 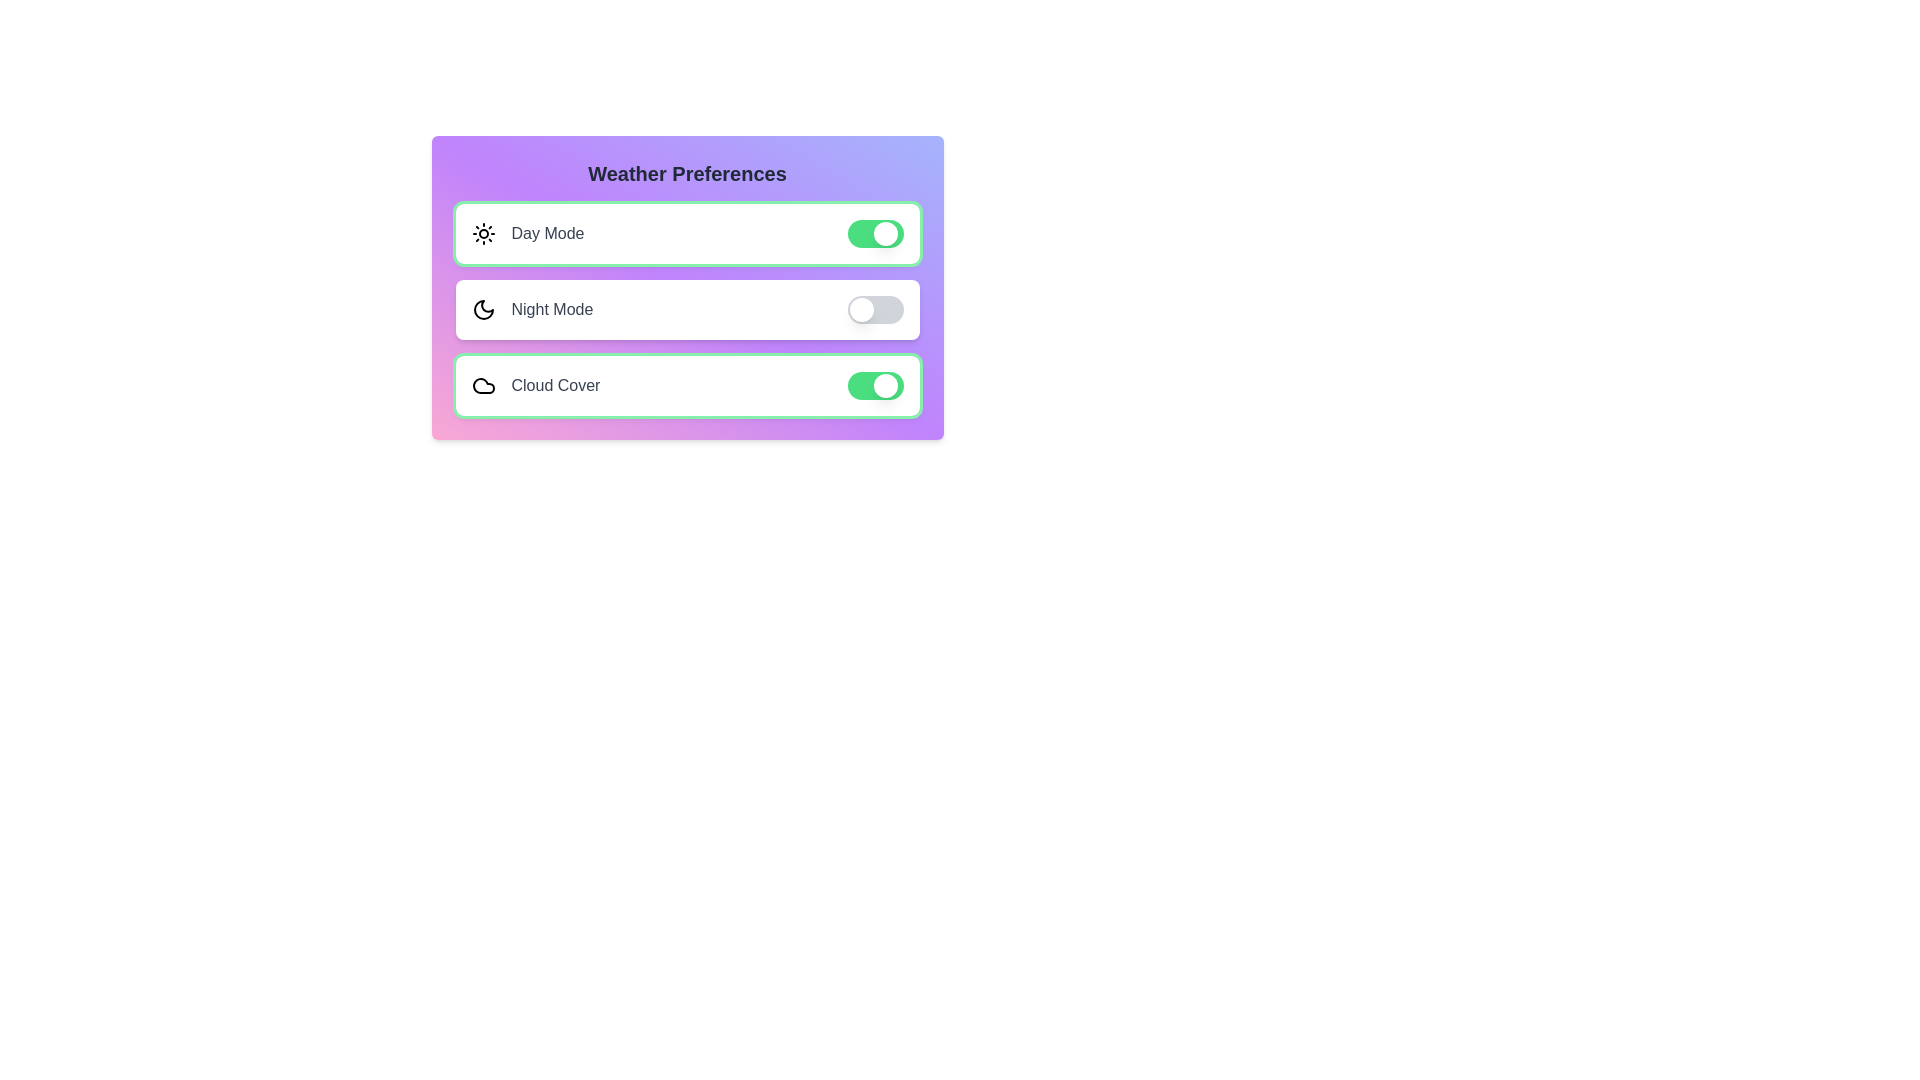 What do you see at coordinates (547, 233) in the screenshot?
I see `the text label corresponding to Day Mode to focus or select it` at bounding box center [547, 233].